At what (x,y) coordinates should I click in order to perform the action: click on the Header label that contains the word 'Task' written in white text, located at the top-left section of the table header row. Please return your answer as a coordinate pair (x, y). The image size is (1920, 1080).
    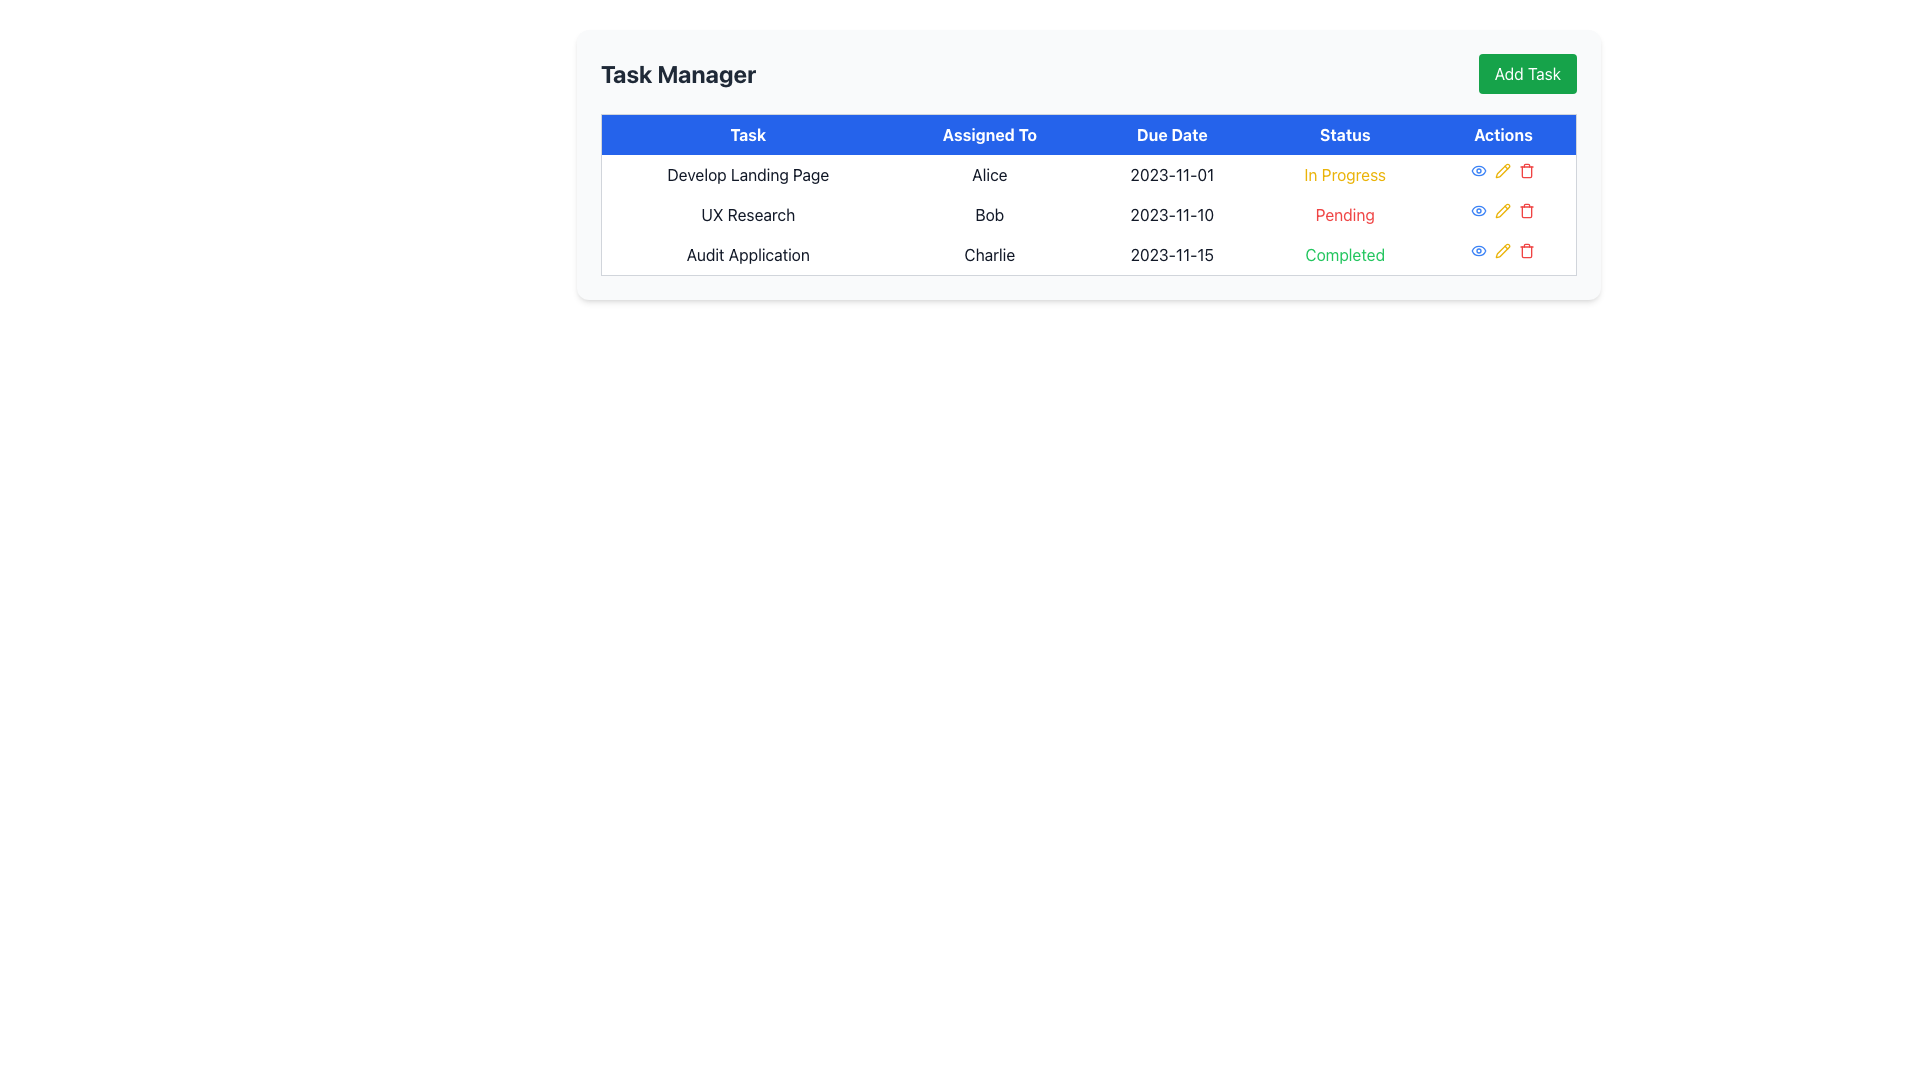
    Looking at the image, I should click on (747, 134).